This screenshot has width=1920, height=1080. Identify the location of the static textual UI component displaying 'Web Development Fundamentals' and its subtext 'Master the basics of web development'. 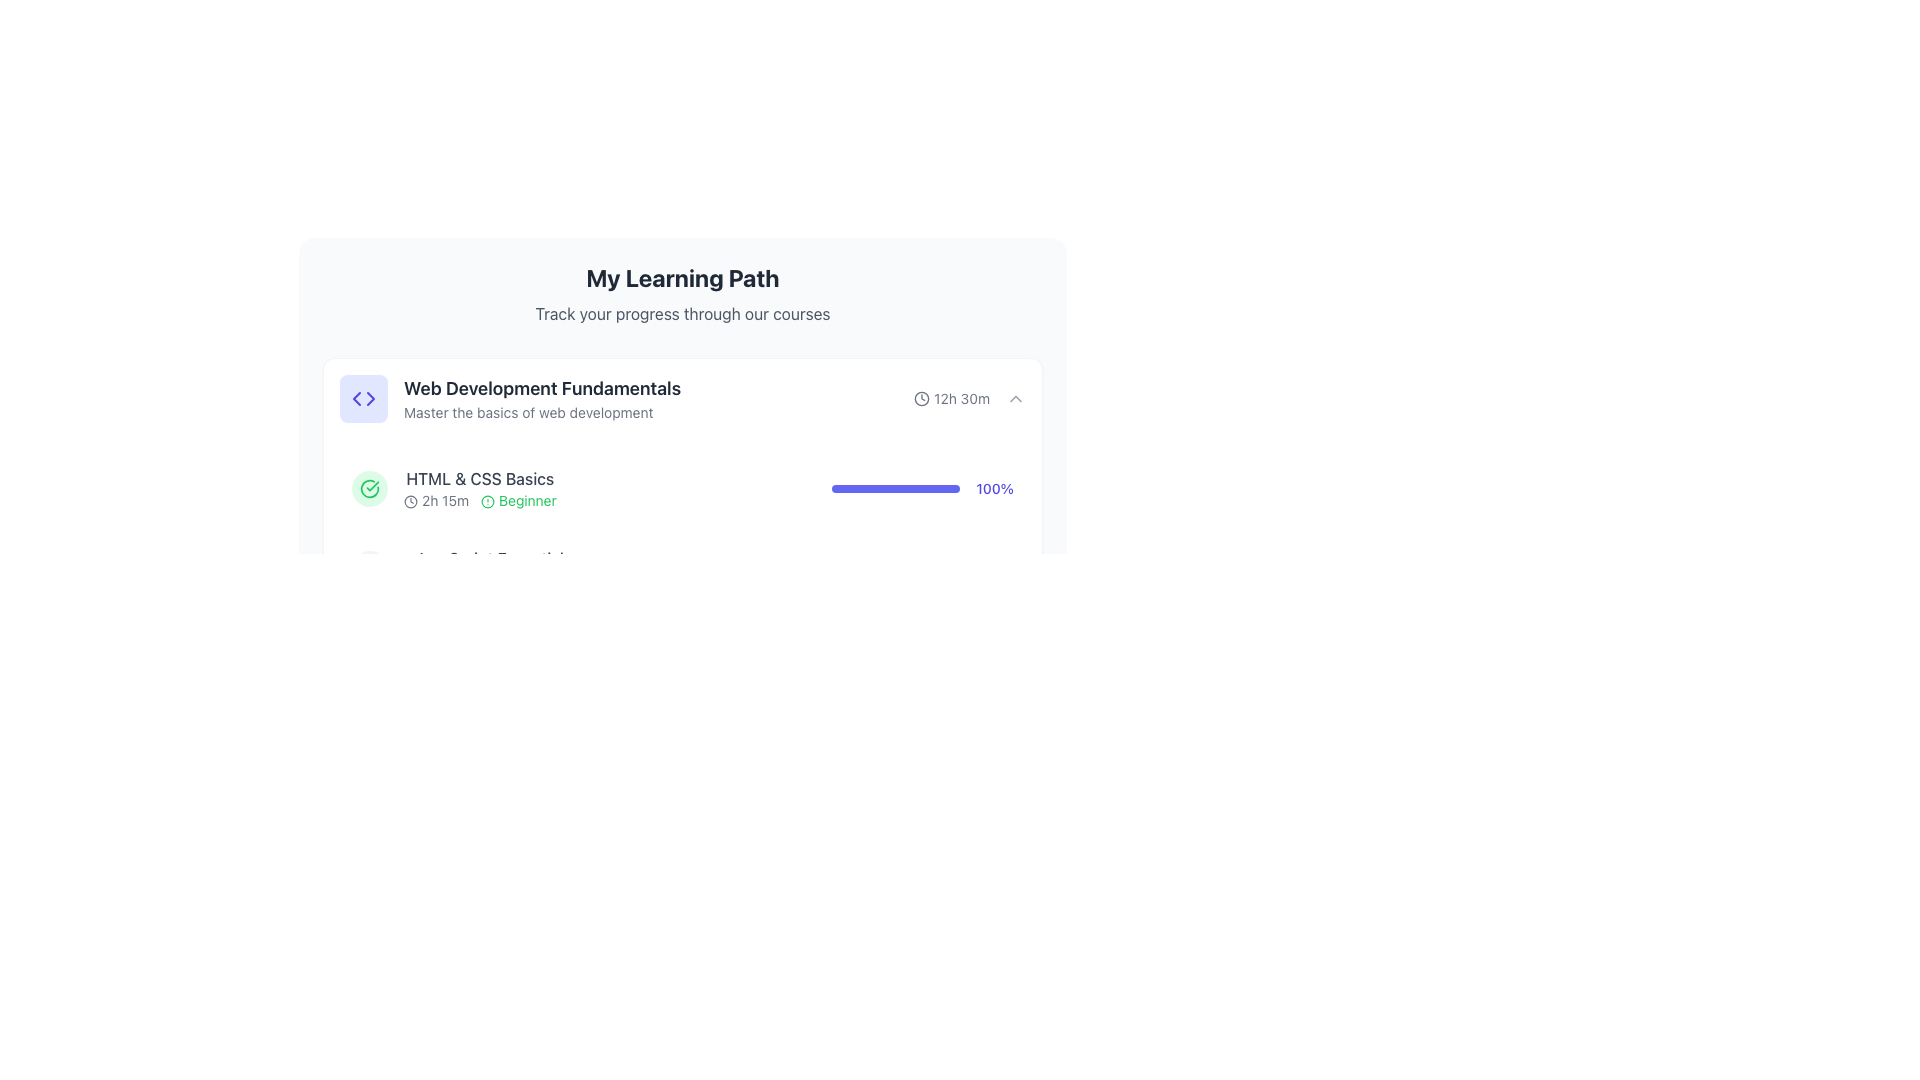
(510, 398).